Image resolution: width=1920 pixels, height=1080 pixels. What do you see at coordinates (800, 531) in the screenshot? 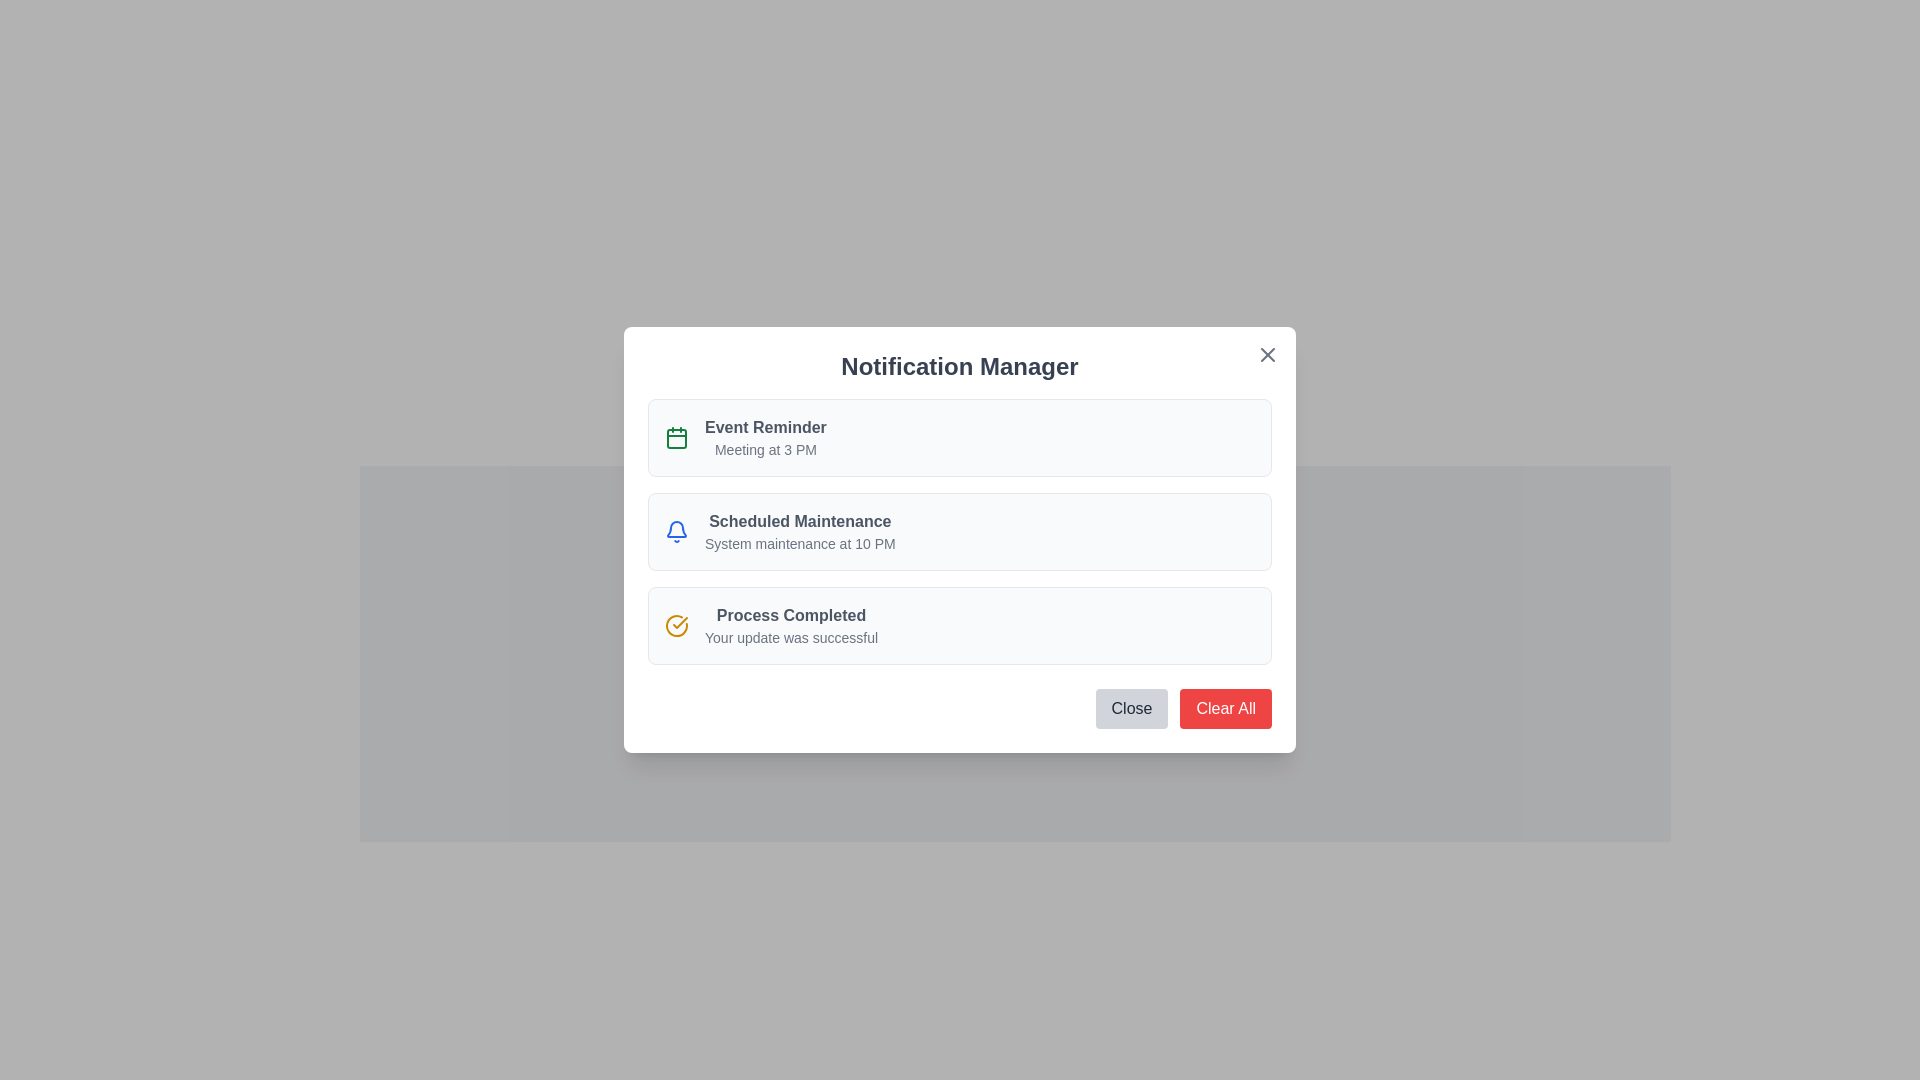
I see `the Text block containing information about the planned maintenance event in the Notification Manager modal, which is the second notification in a vertical list` at bounding box center [800, 531].